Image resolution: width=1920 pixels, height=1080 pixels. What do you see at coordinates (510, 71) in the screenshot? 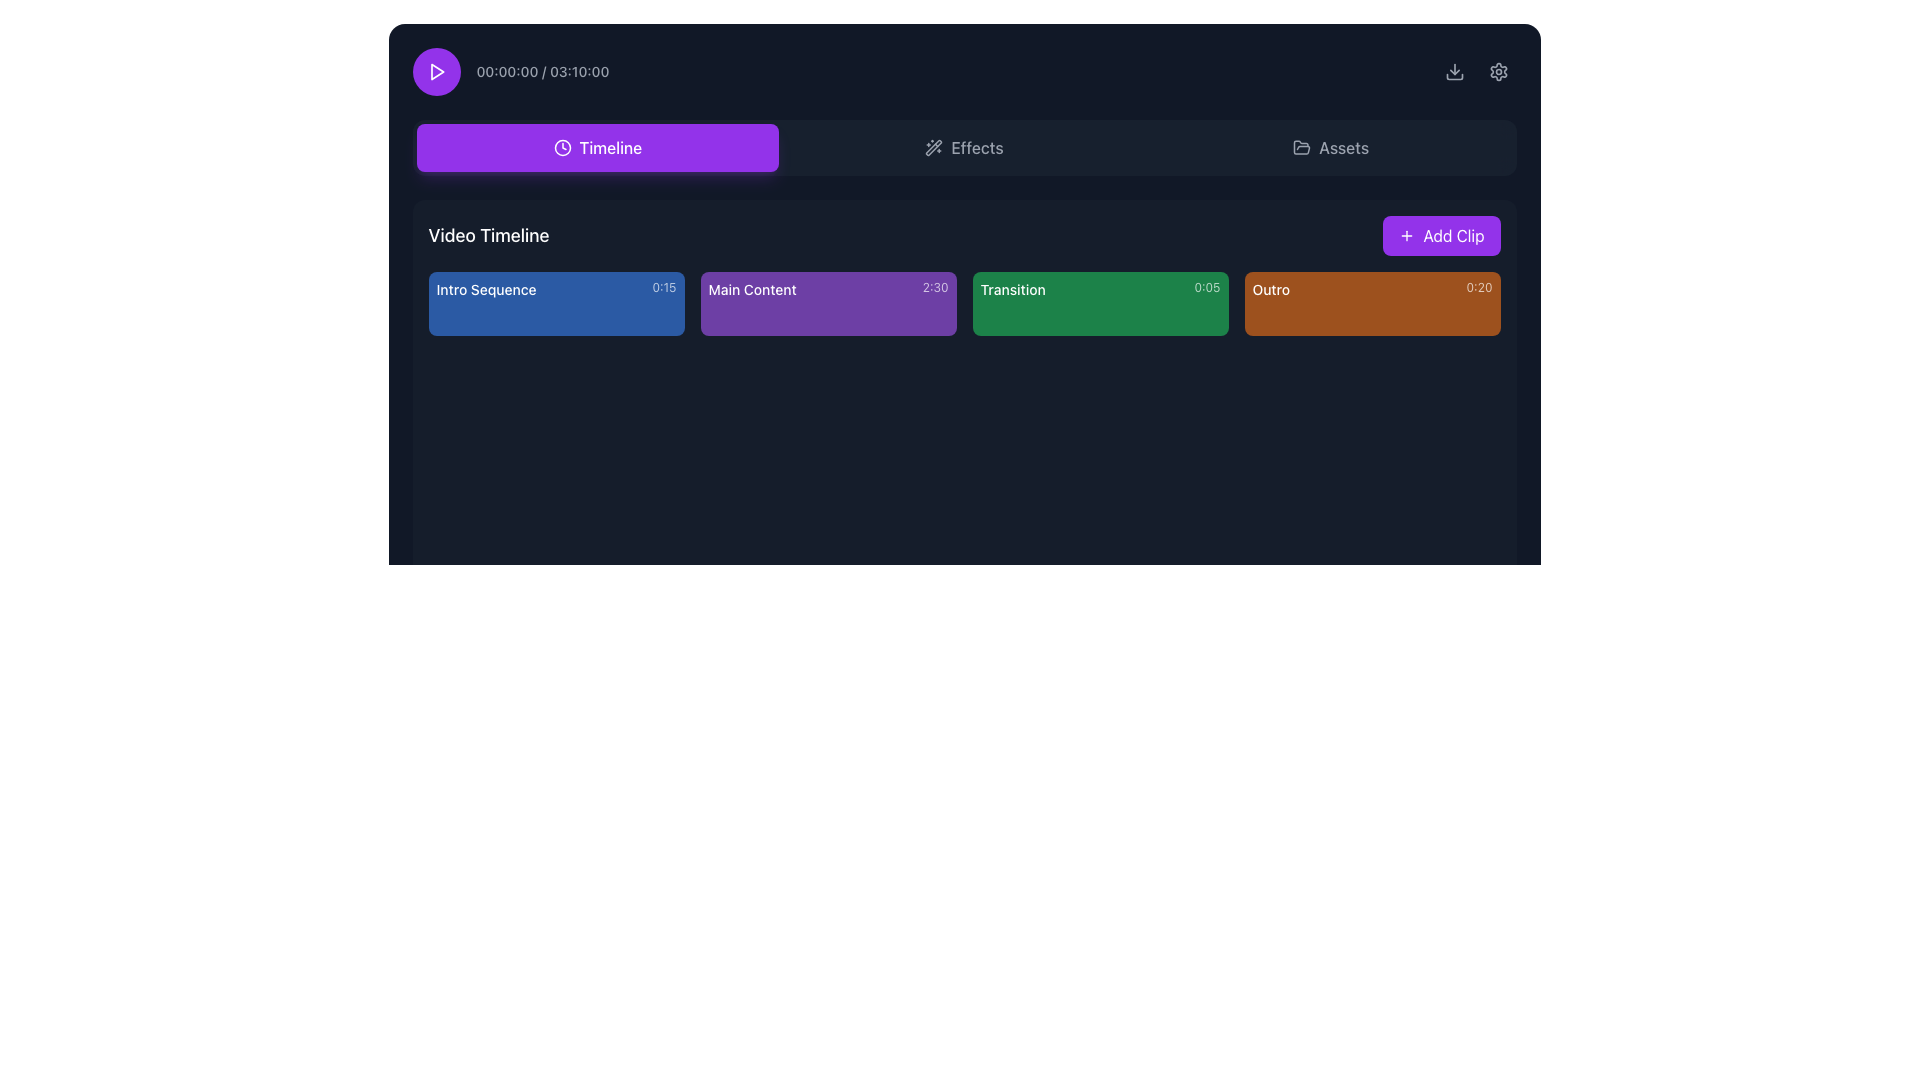
I see `the timestamp text element displaying the format '00:00:00 / 03:10:00', which is aligned horizontally next to a purple circular icon and located at the top-left corner of the interface` at bounding box center [510, 71].